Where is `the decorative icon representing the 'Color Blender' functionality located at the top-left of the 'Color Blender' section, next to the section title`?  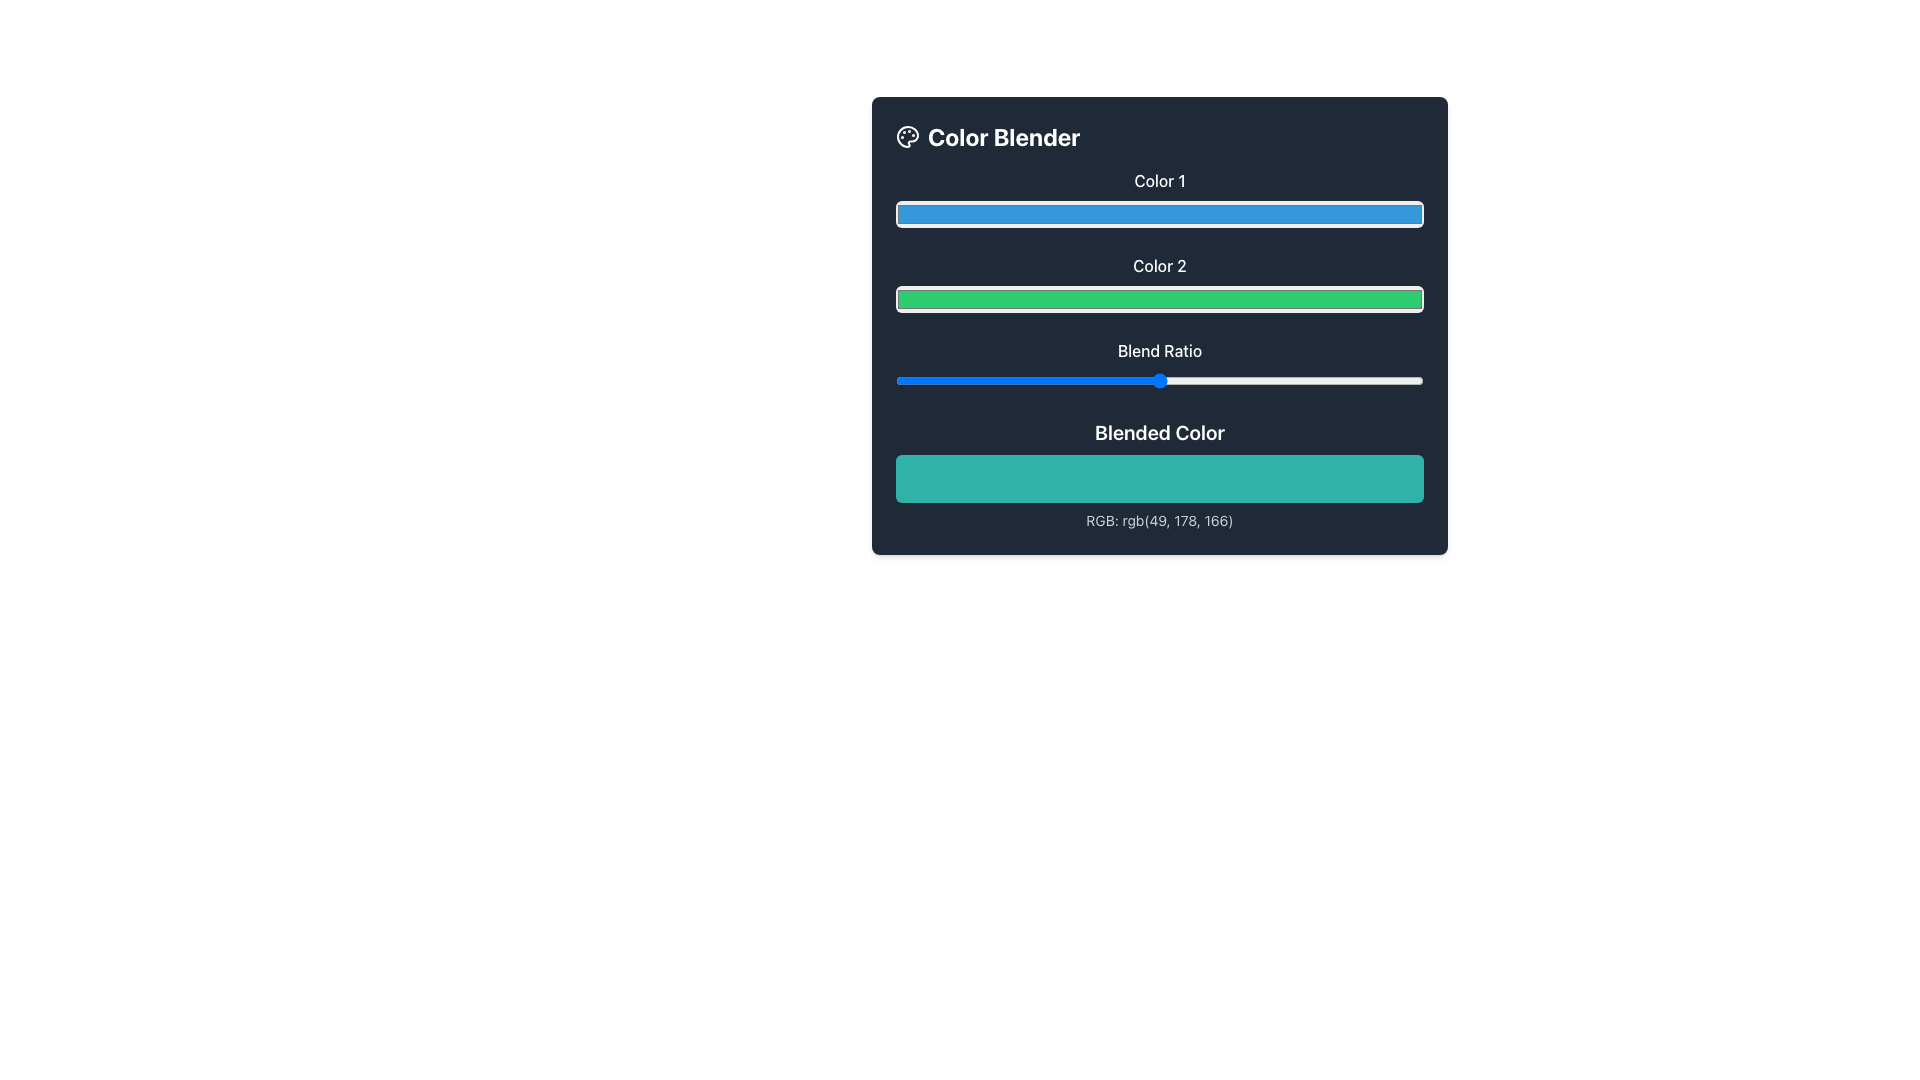 the decorative icon representing the 'Color Blender' functionality located at the top-left of the 'Color Blender' section, next to the section title is located at coordinates (906, 136).